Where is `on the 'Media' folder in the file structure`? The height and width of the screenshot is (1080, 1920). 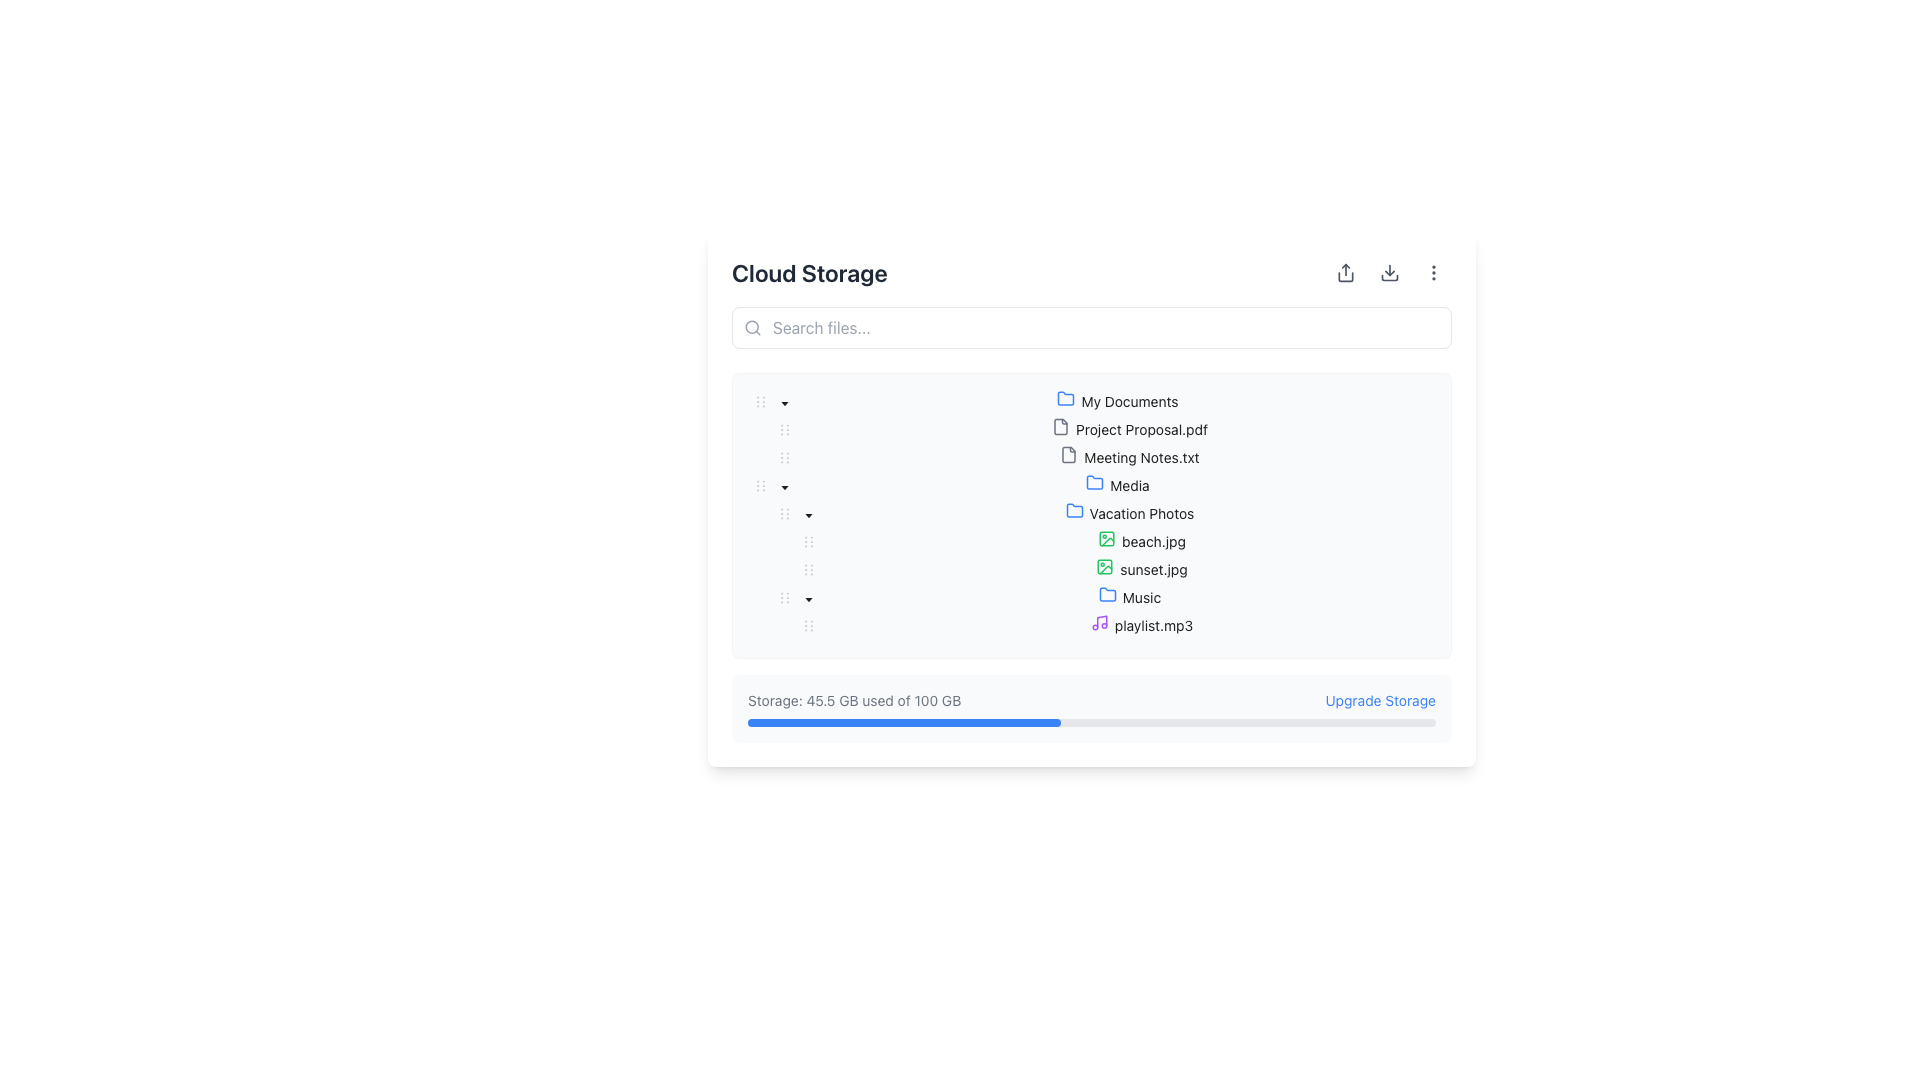 on the 'Media' folder in the file structure is located at coordinates (1117, 486).